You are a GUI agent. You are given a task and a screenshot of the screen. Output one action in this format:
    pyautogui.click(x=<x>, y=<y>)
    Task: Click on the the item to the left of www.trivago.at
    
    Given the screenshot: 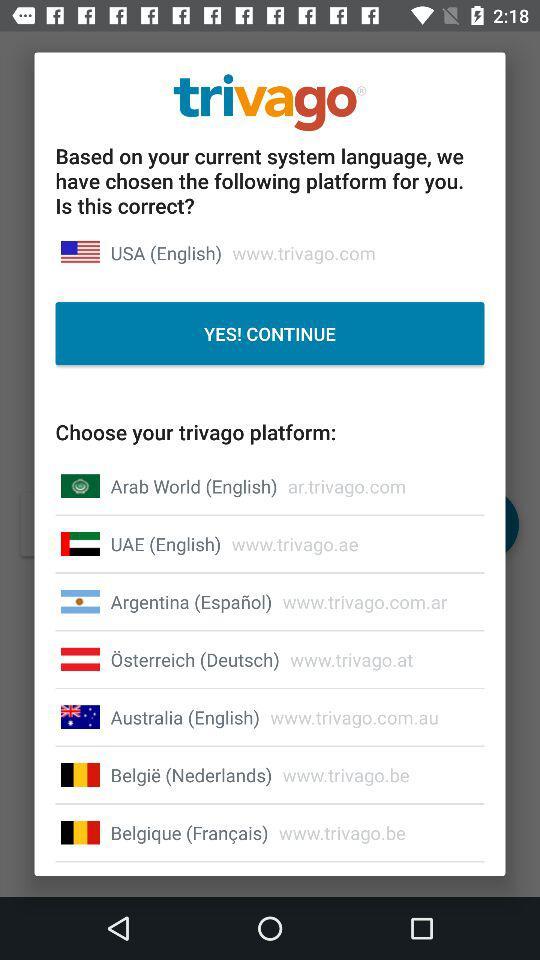 What is the action you would take?
    pyautogui.click(x=195, y=658)
    